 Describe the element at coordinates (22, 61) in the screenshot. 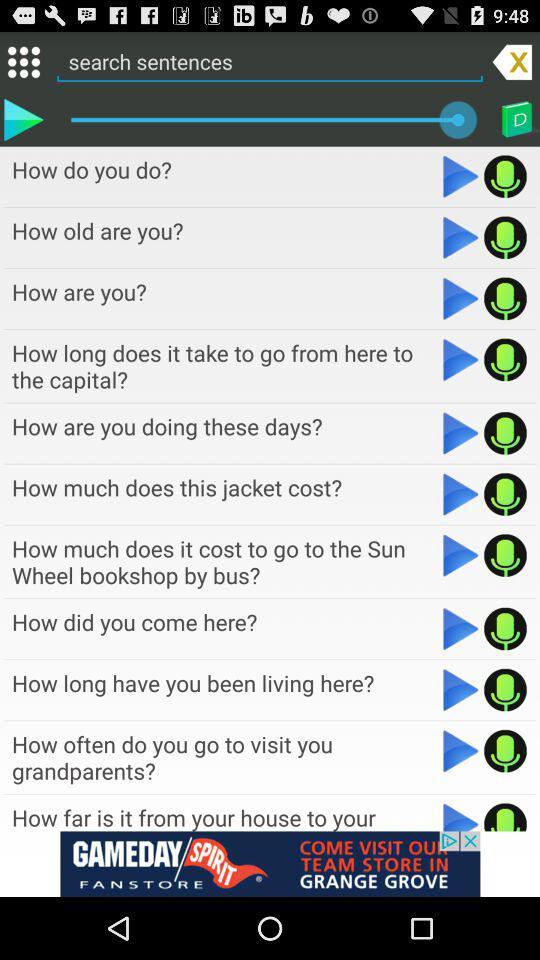

I see `menu selection` at that location.